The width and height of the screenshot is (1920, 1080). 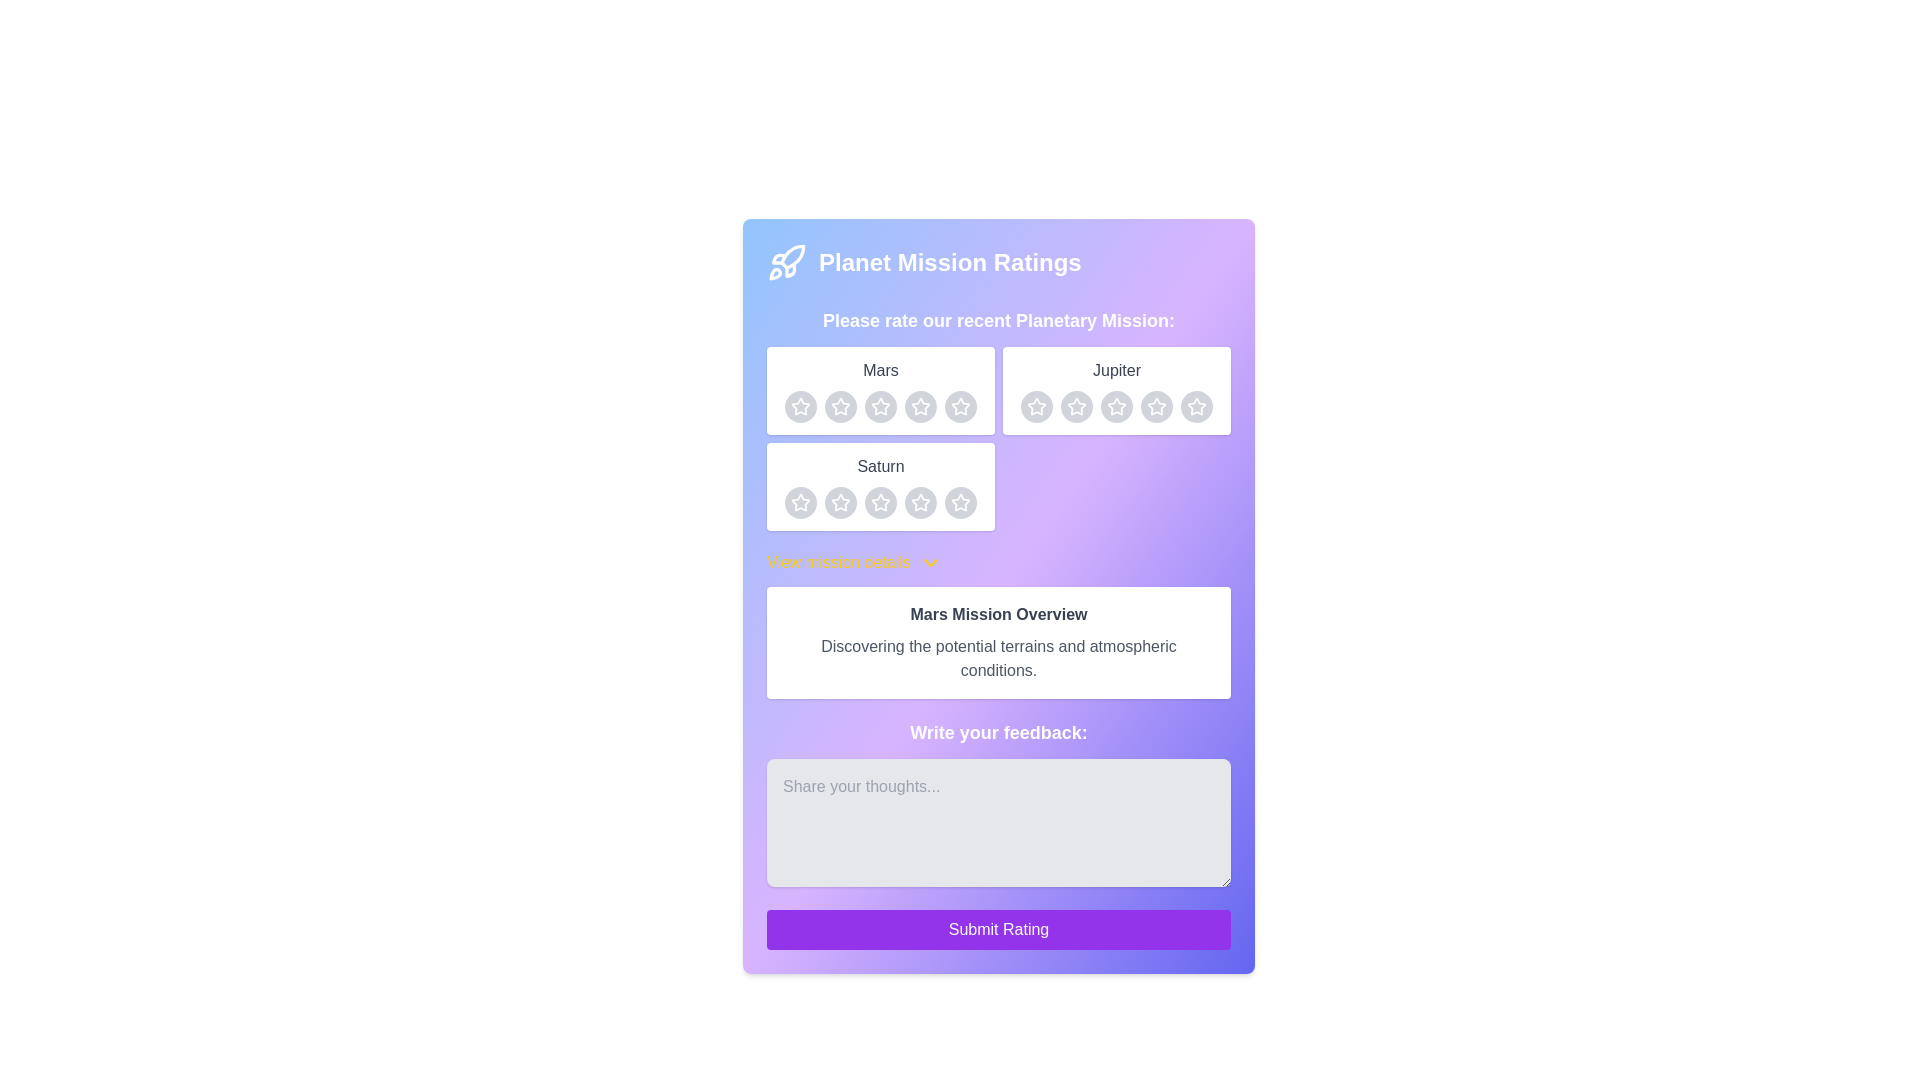 What do you see at coordinates (1075, 406) in the screenshot?
I see `the third five-pointed star icon in the rating section under the 'Jupiter' label for a detailed view` at bounding box center [1075, 406].